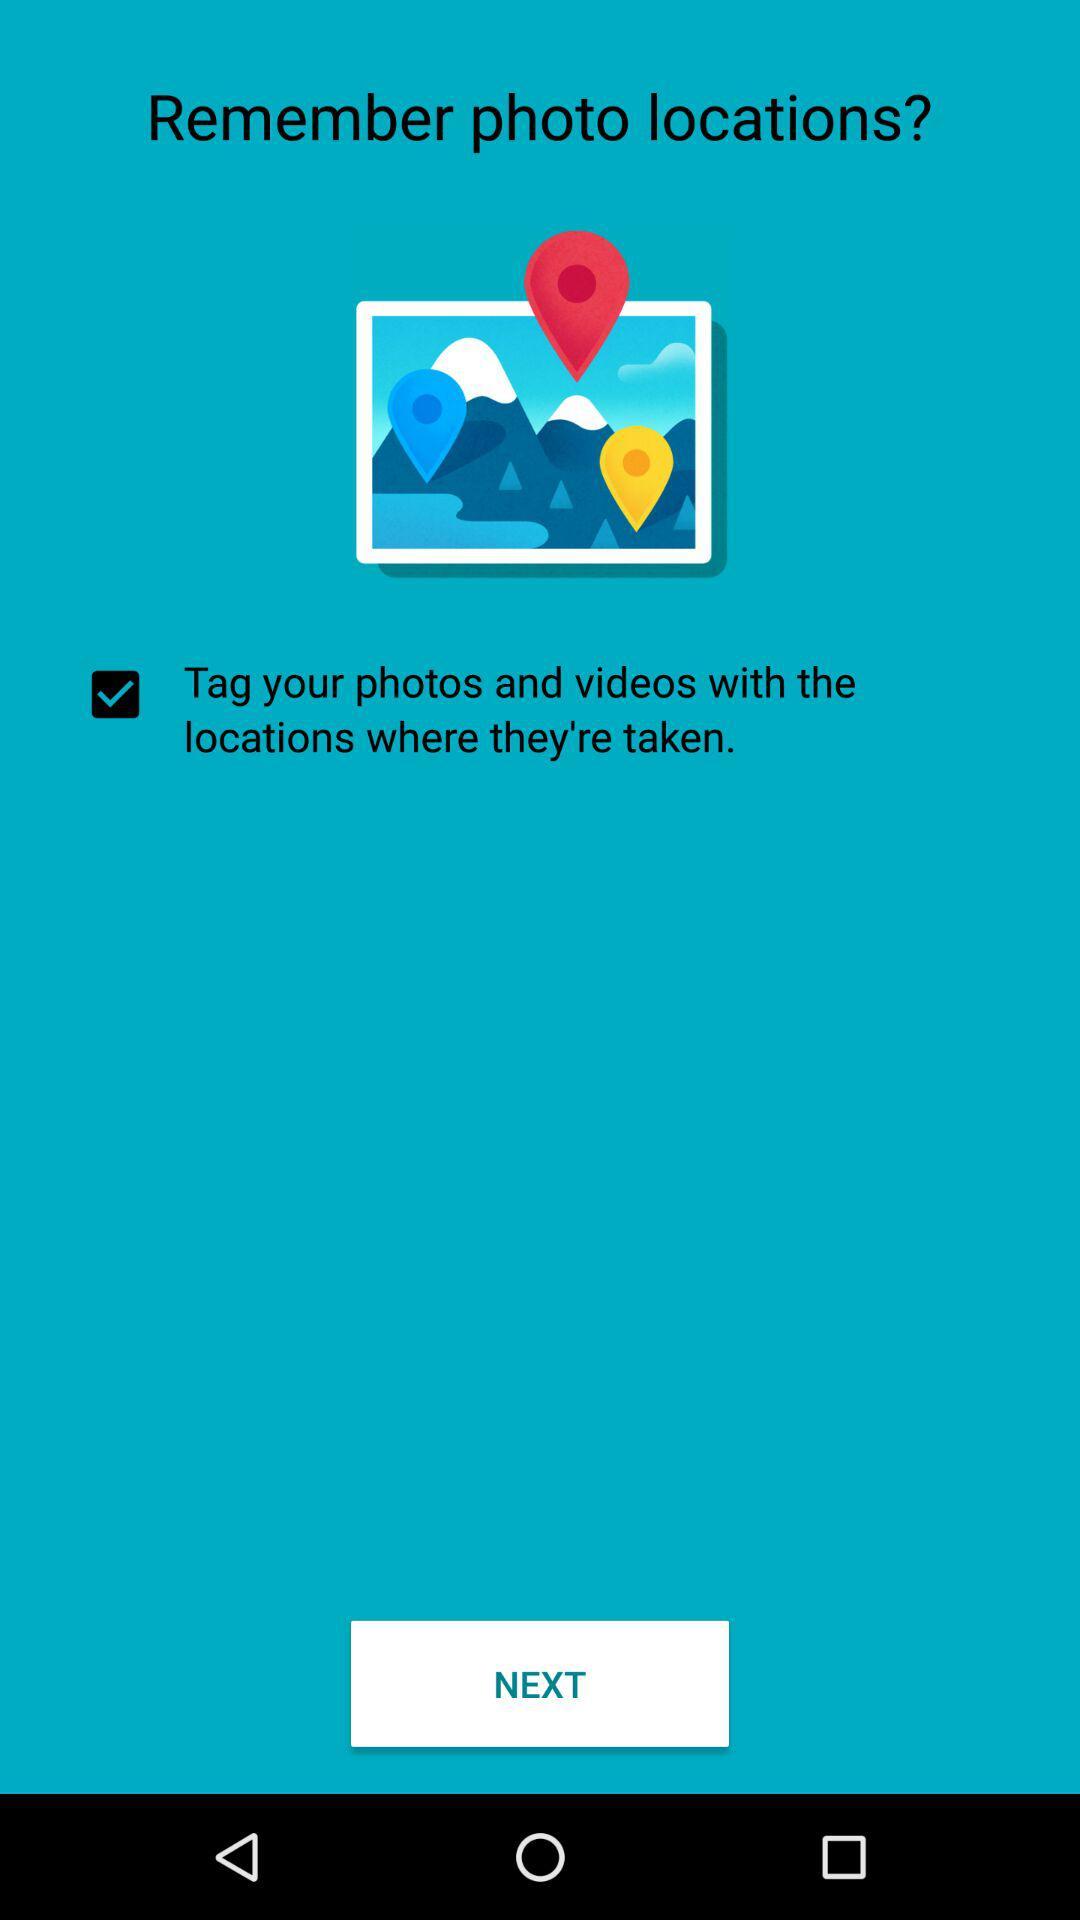  What do you see at coordinates (540, 1682) in the screenshot?
I see `next at the bottom` at bounding box center [540, 1682].